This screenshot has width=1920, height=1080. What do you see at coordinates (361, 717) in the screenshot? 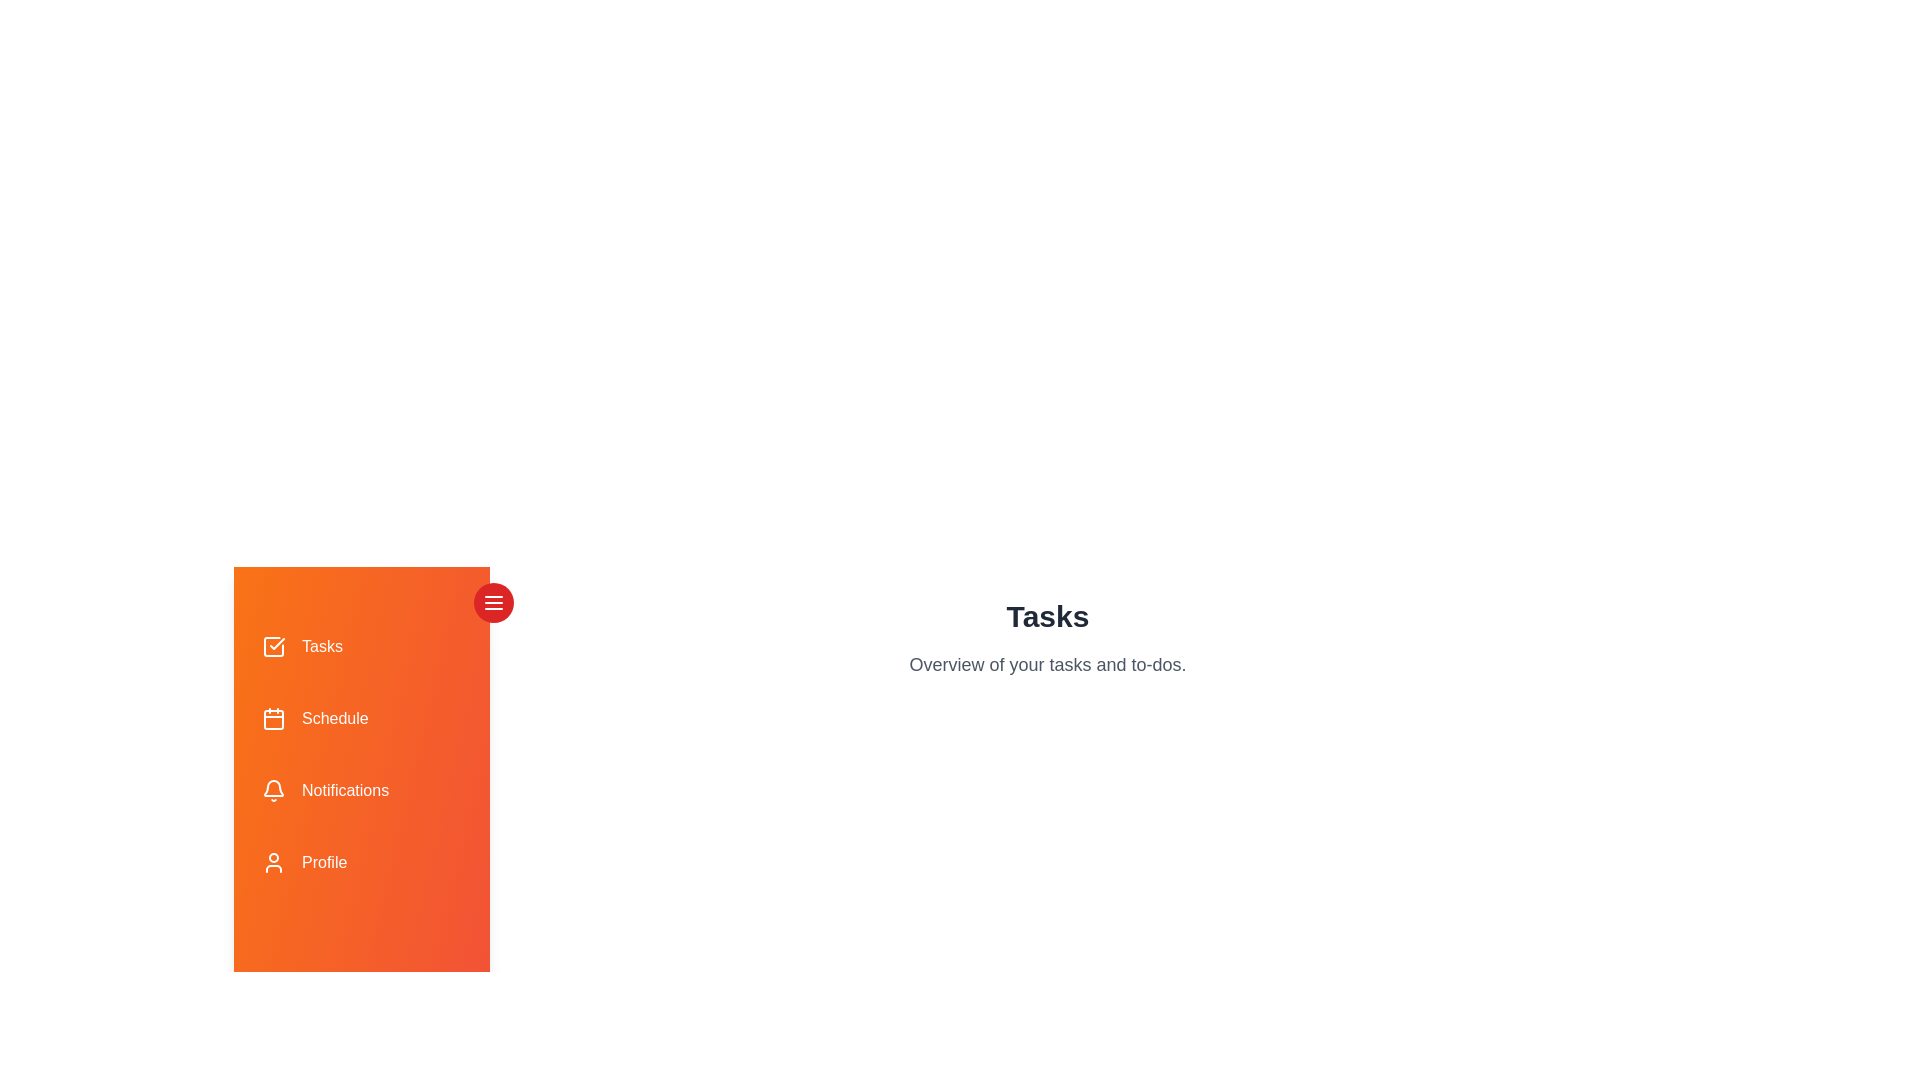
I see `the tab labeled Schedule to switch to it` at bounding box center [361, 717].